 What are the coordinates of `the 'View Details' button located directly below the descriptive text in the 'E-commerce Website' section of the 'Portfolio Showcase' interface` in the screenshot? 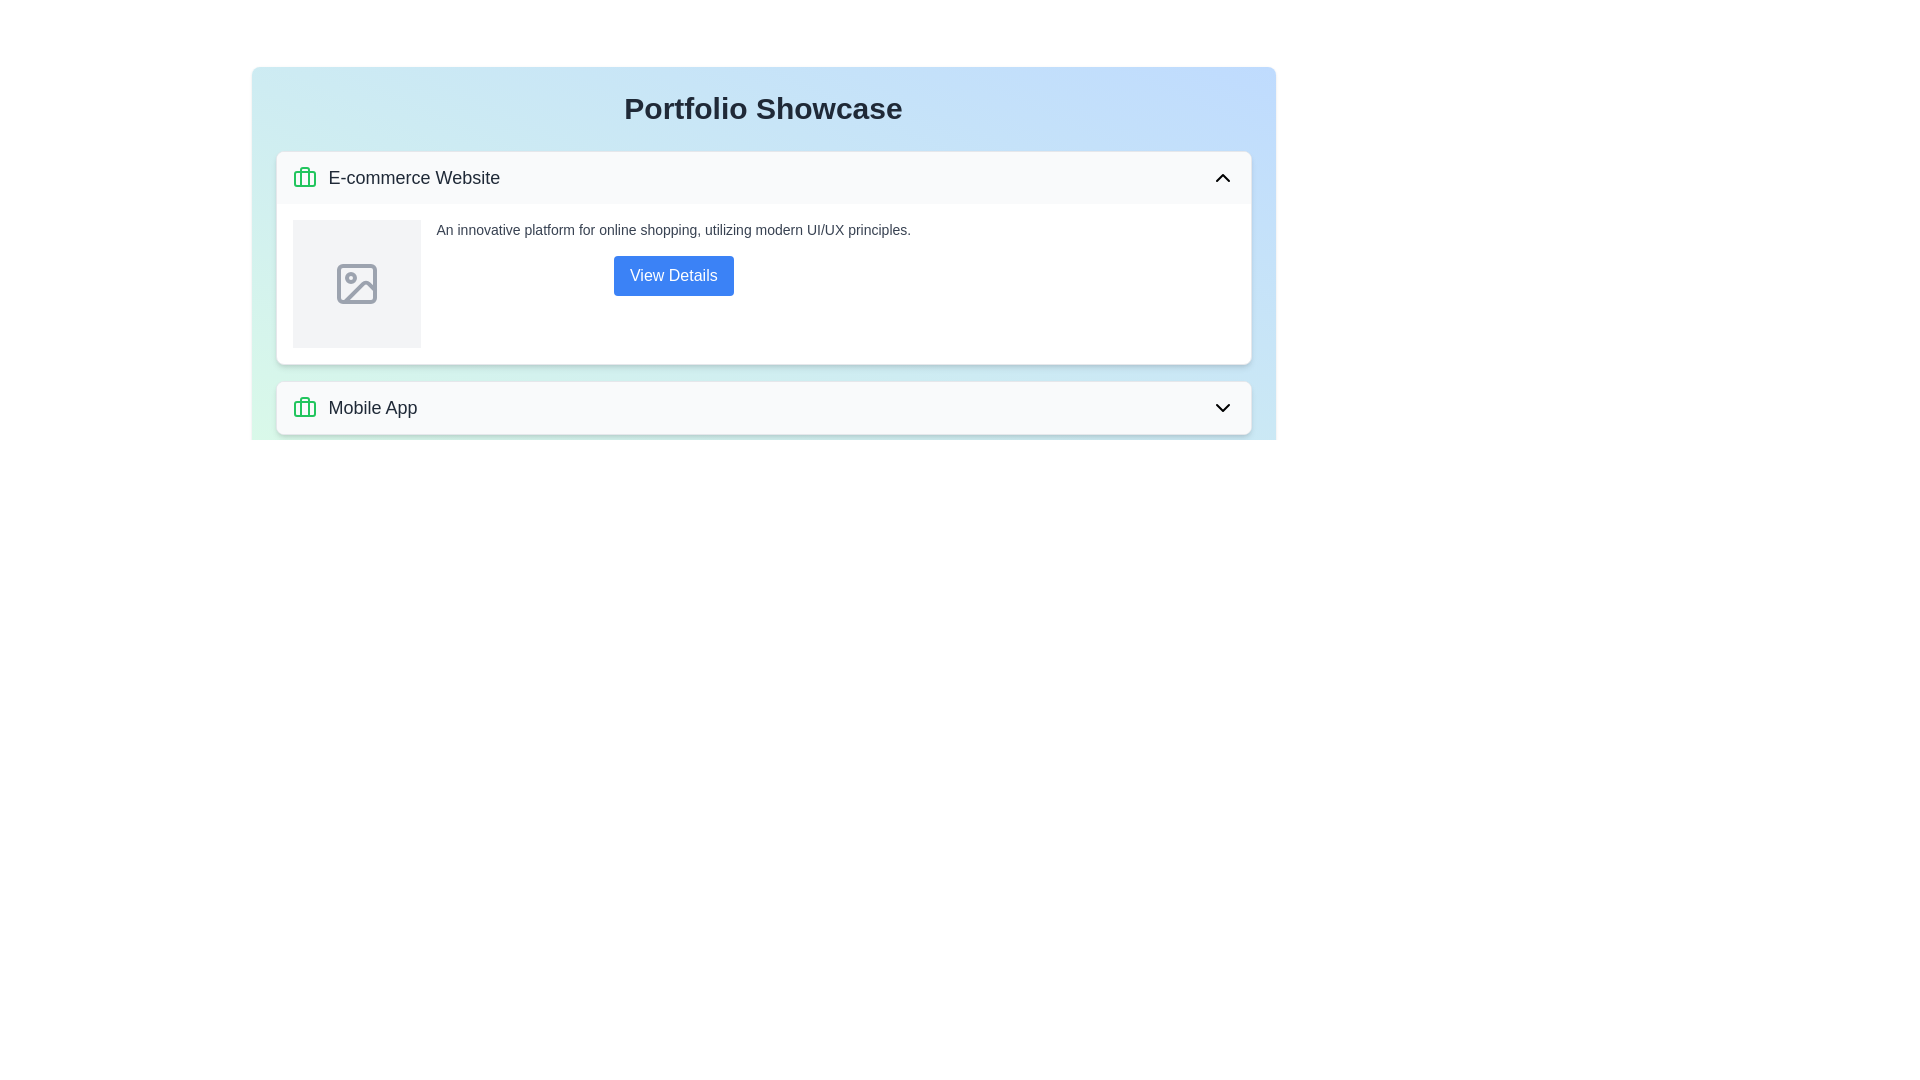 It's located at (673, 257).